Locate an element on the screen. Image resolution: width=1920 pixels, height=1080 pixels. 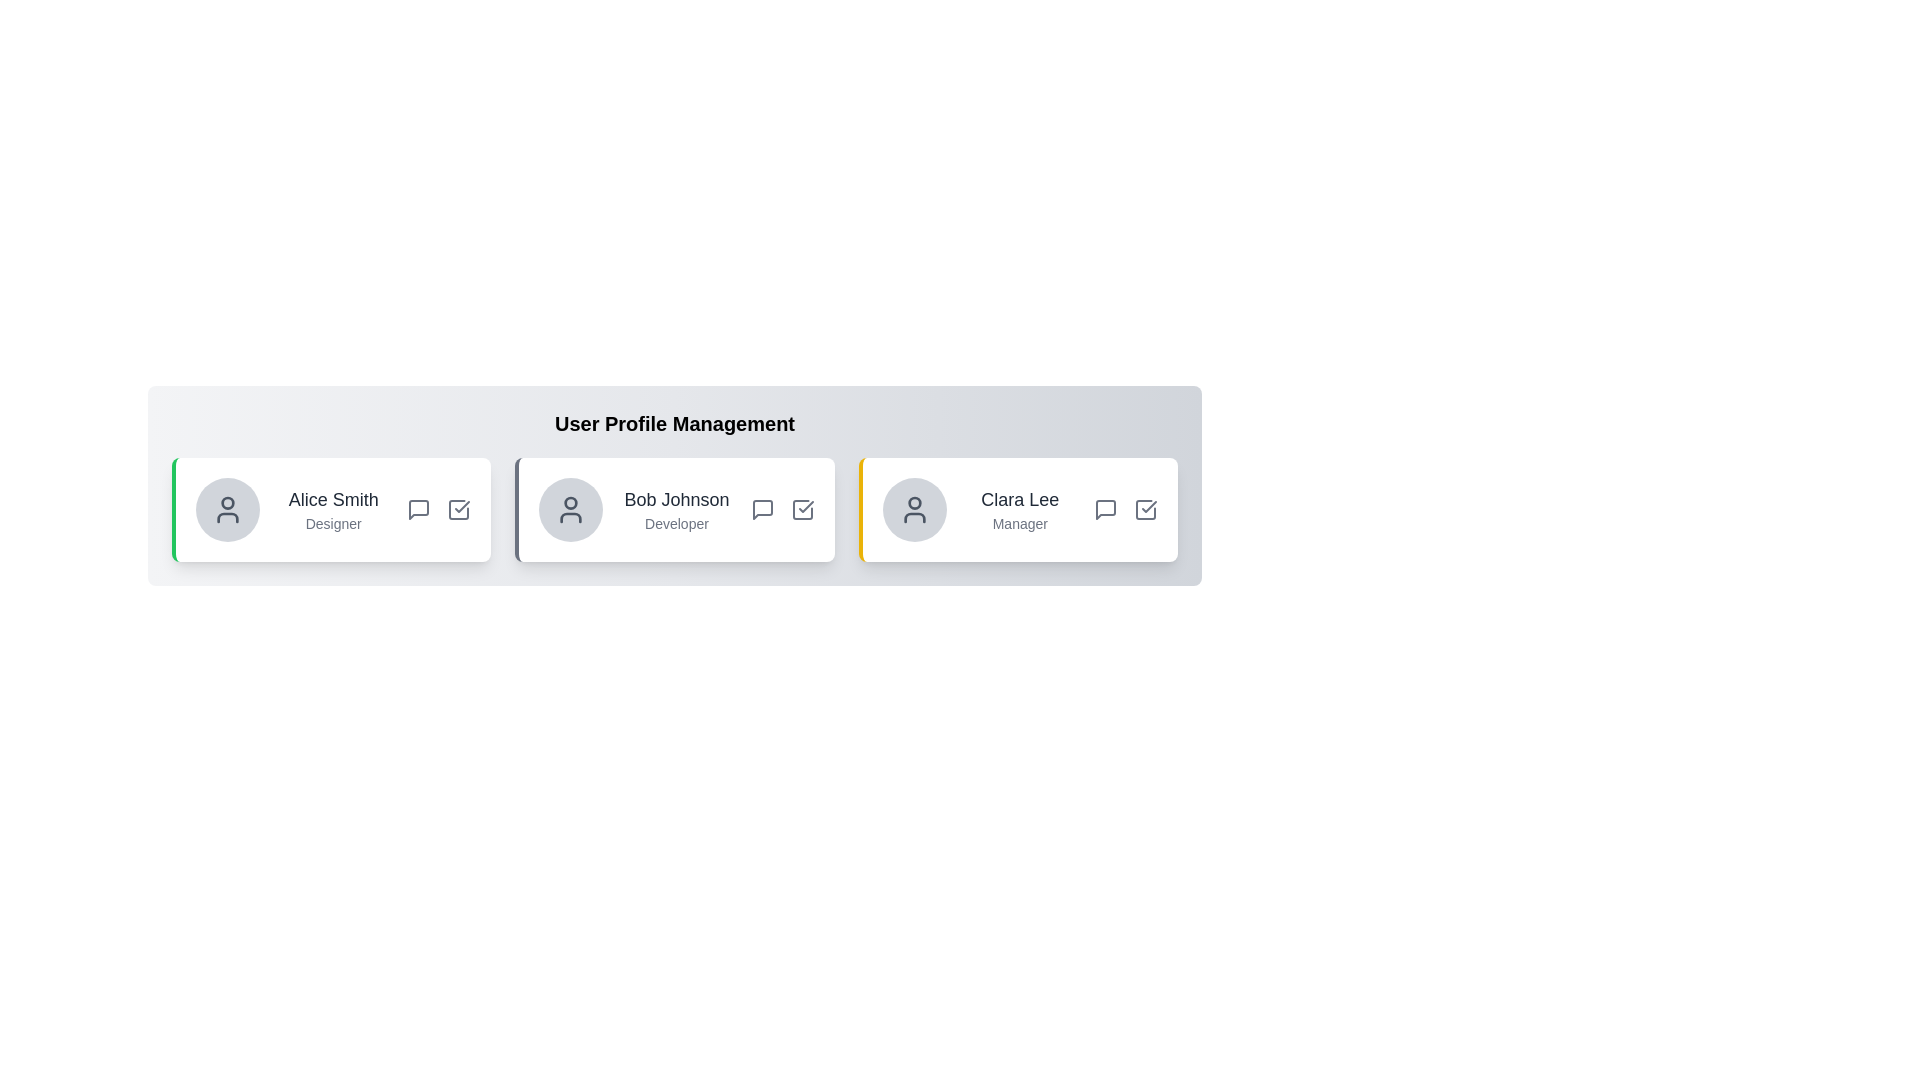
the text label displaying 'Clara Lee', which is styled in bold, large dark gray font and located above the role description 'Manager' within a user card interface is located at coordinates (1020, 499).